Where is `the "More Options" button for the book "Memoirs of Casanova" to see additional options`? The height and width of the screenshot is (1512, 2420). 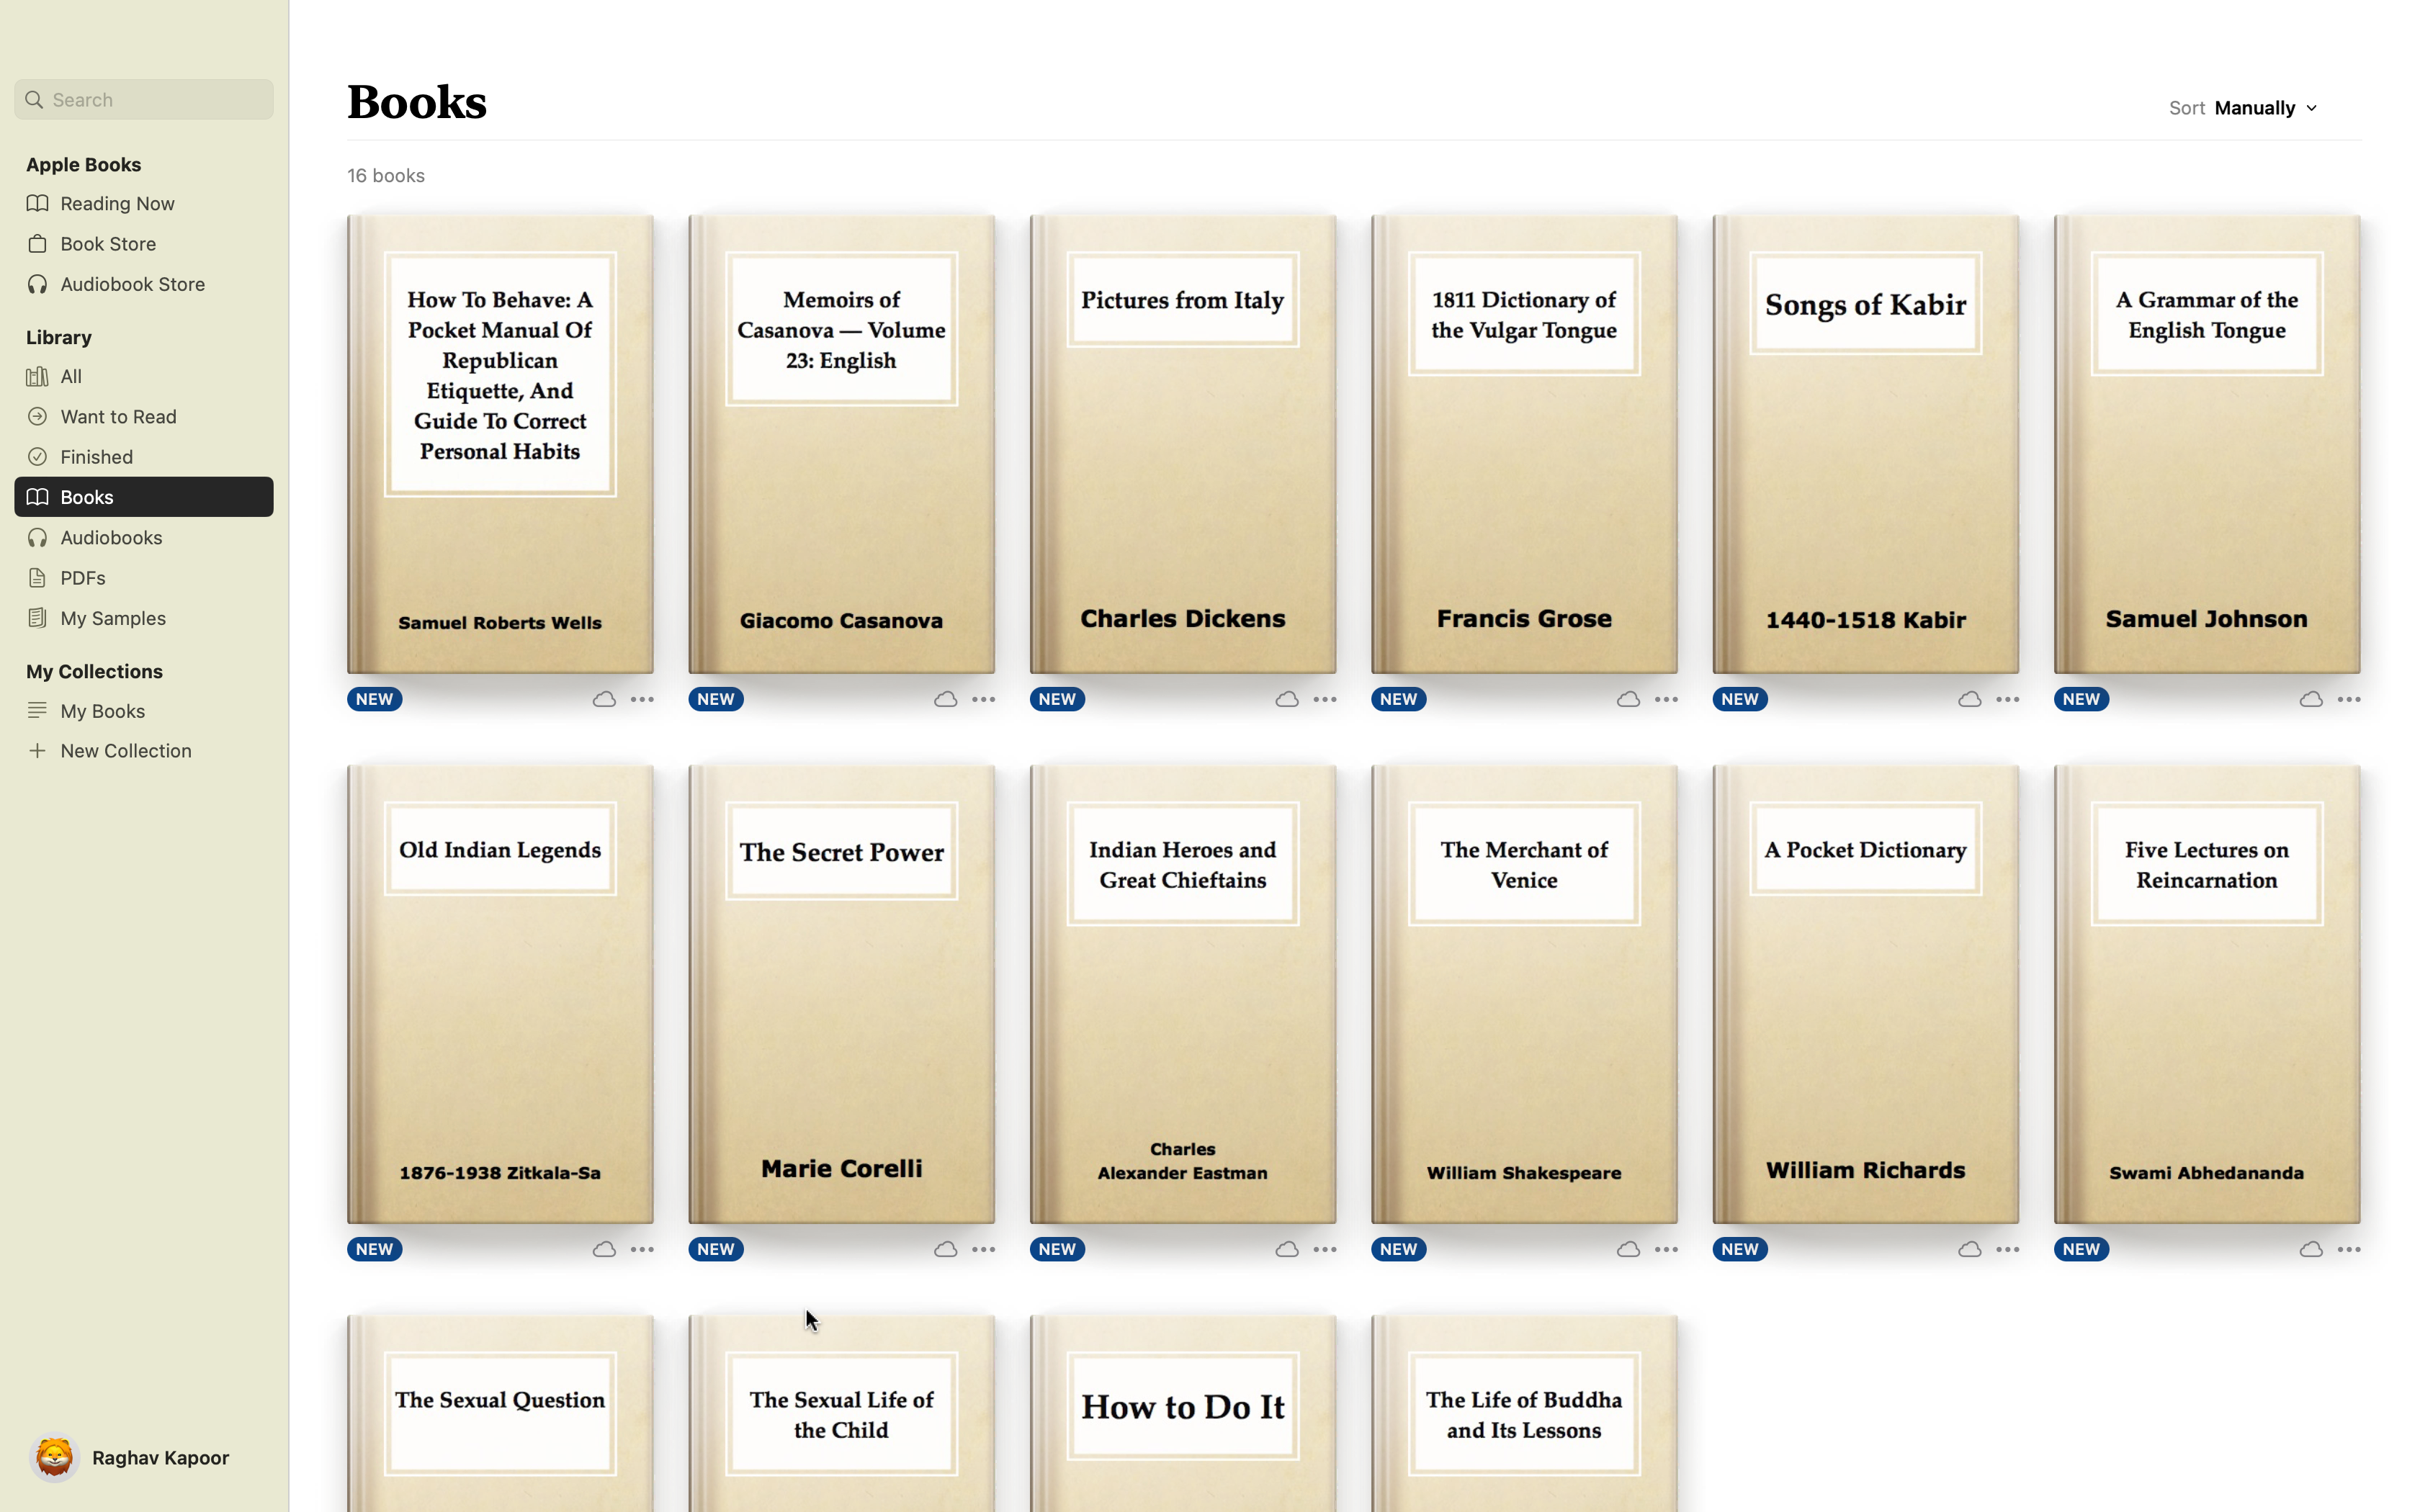
the "More Options" button for the book "Memoirs of Casanova" to see additional options is located at coordinates (957, 696).